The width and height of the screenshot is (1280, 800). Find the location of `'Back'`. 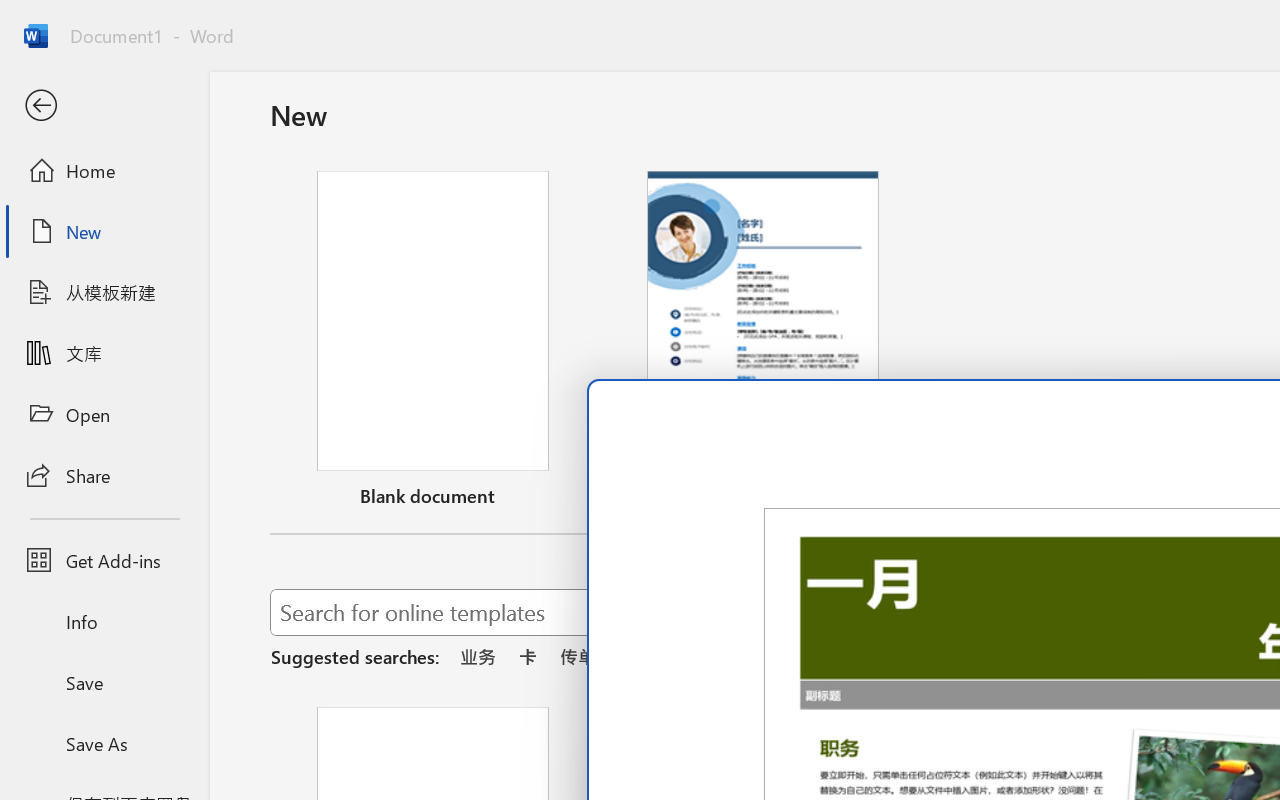

'Back' is located at coordinates (103, 105).